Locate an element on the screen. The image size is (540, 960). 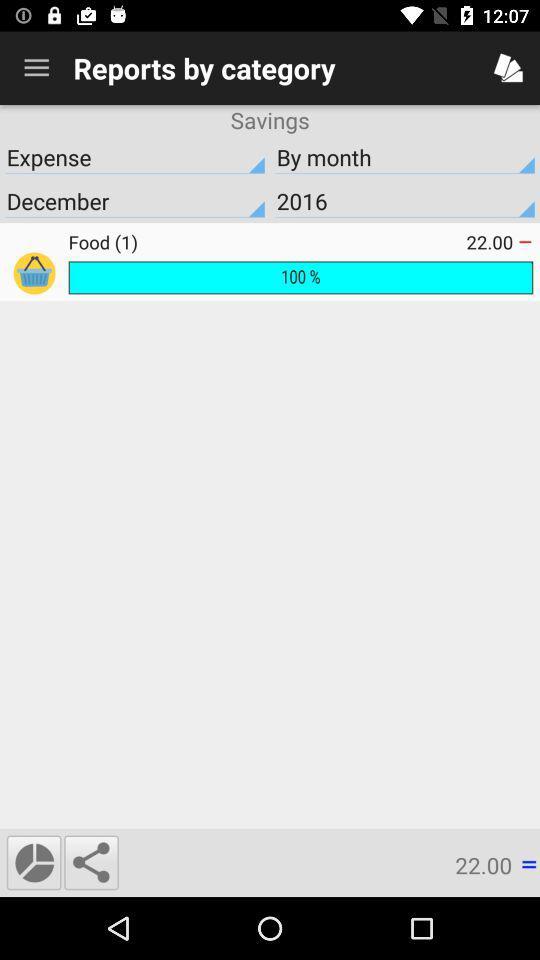
2016 icon is located at coordinates (405, 201).